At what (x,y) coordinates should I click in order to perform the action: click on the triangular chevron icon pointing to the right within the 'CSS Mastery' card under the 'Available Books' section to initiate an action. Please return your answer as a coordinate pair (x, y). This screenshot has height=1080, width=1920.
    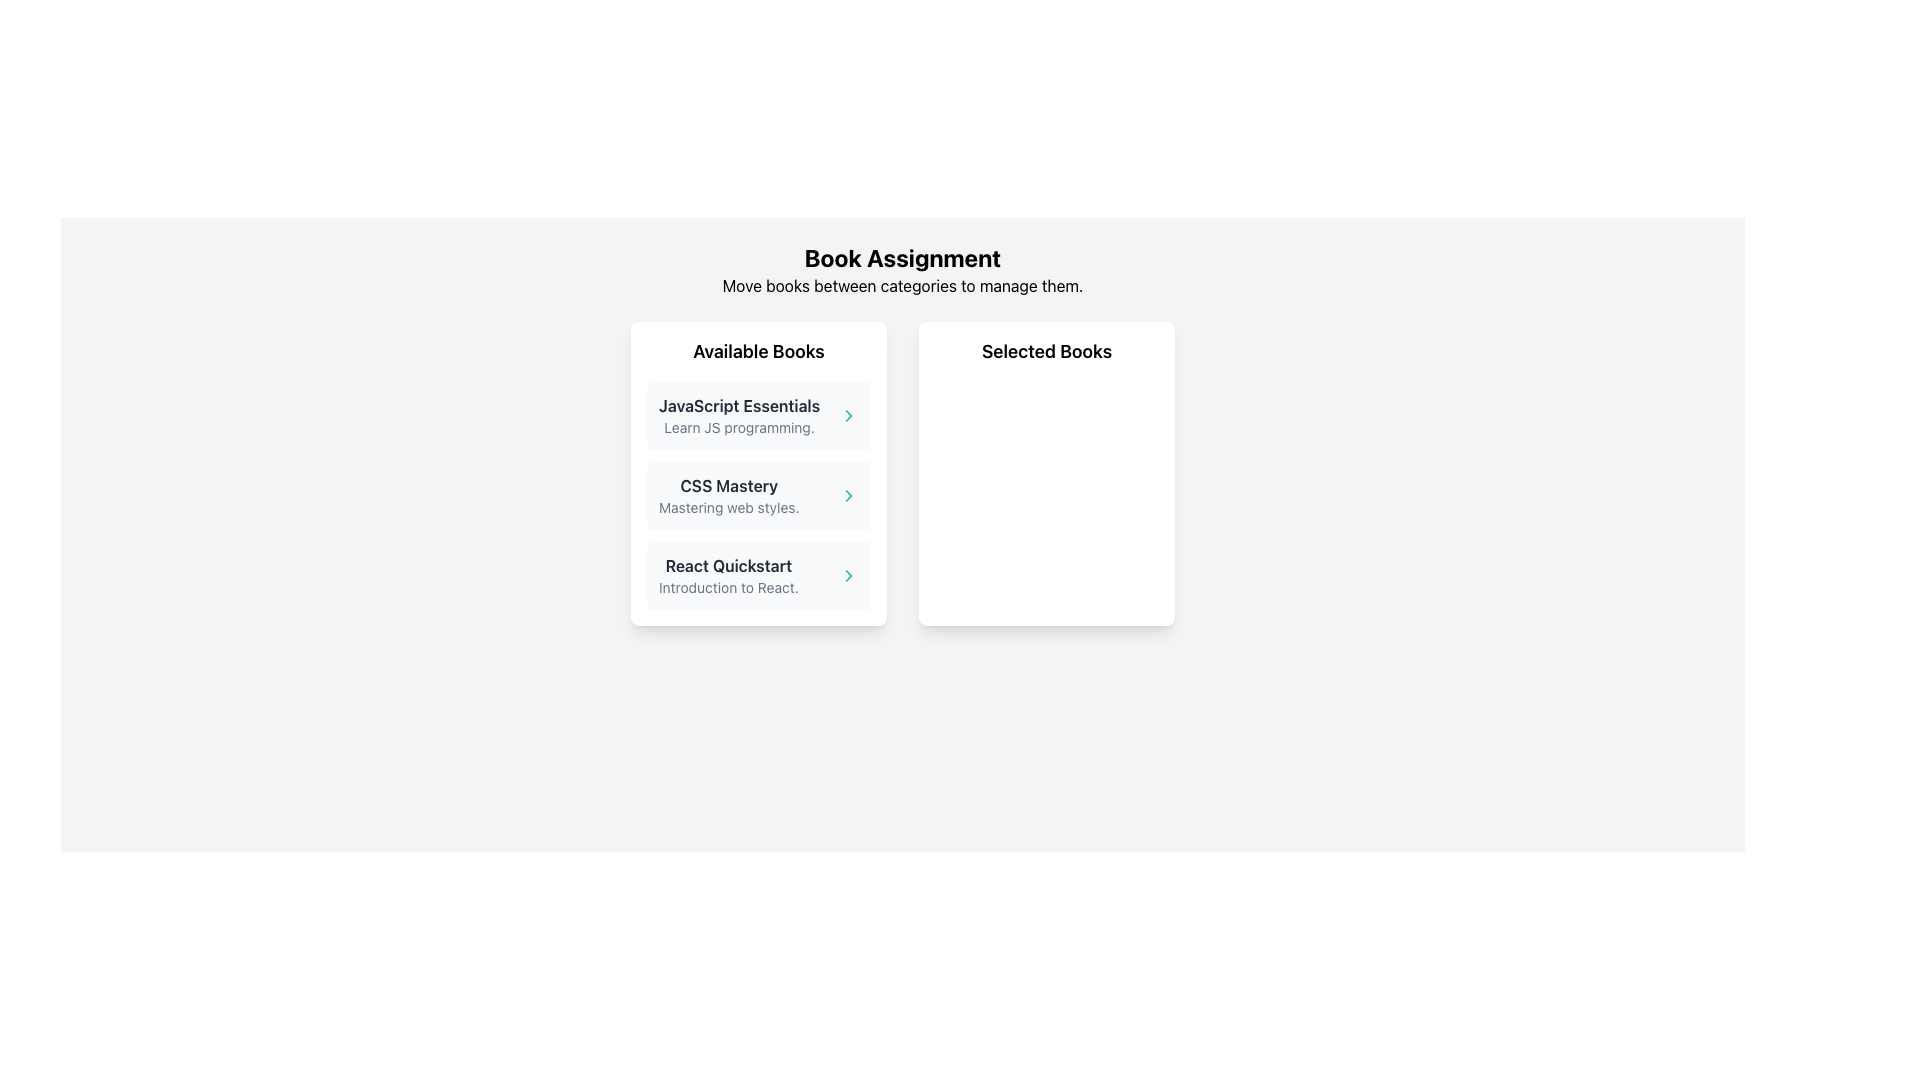
    Looking at the image, I should click on (849, 495).